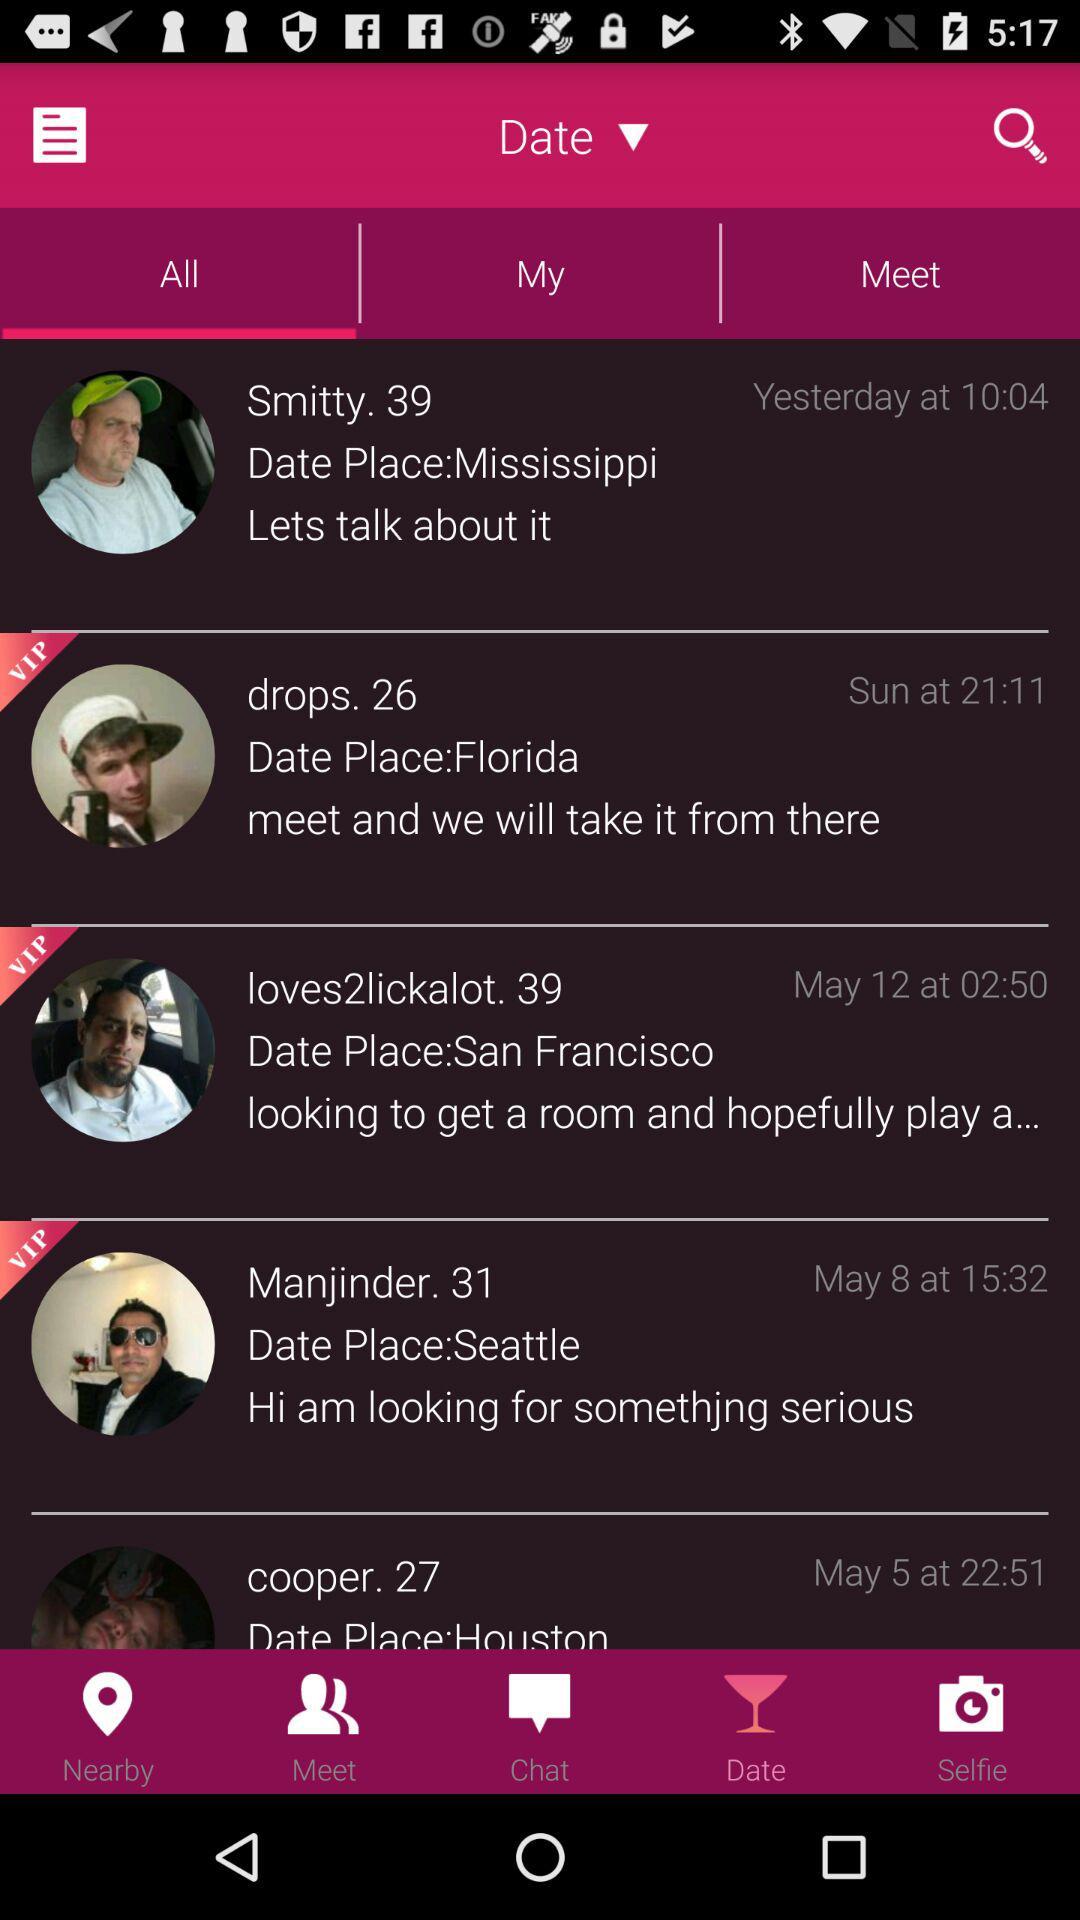  Describe the element at coordinates (298, 692) in the screenshot. I see `icon above date place:florida` at that location.